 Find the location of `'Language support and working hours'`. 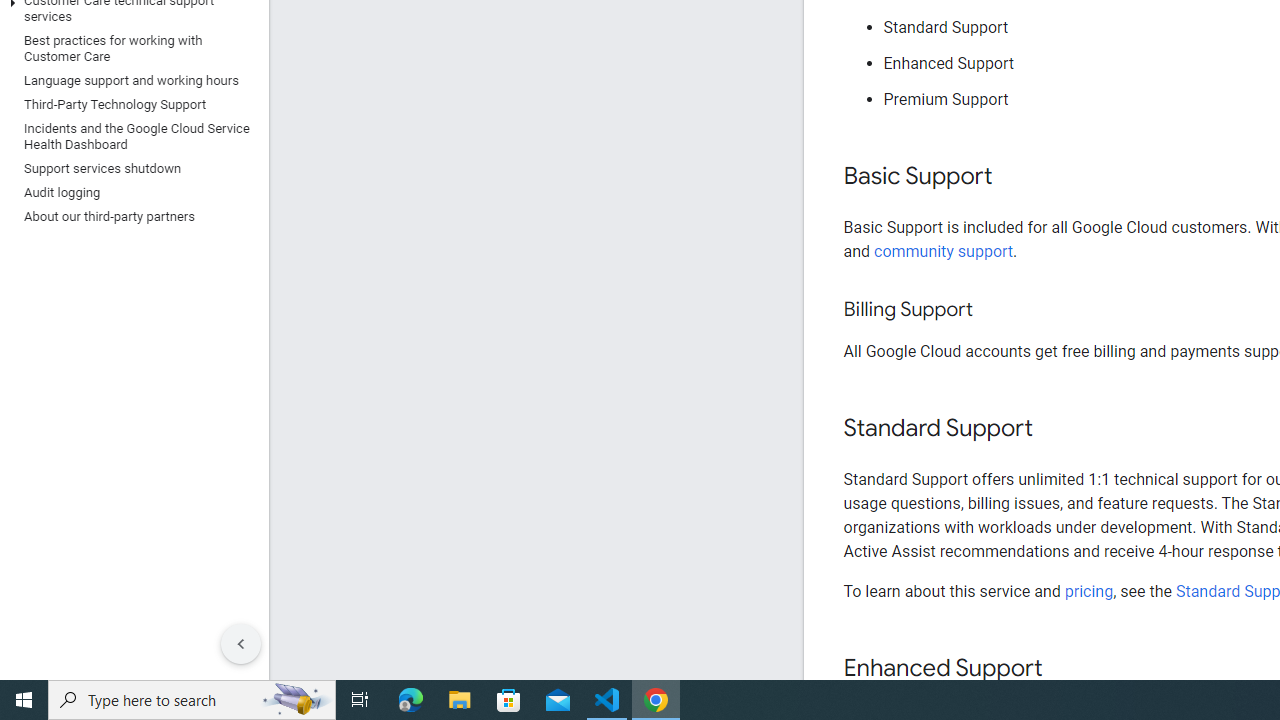

'Language support and working hours' is located at coordinates (129, 80).